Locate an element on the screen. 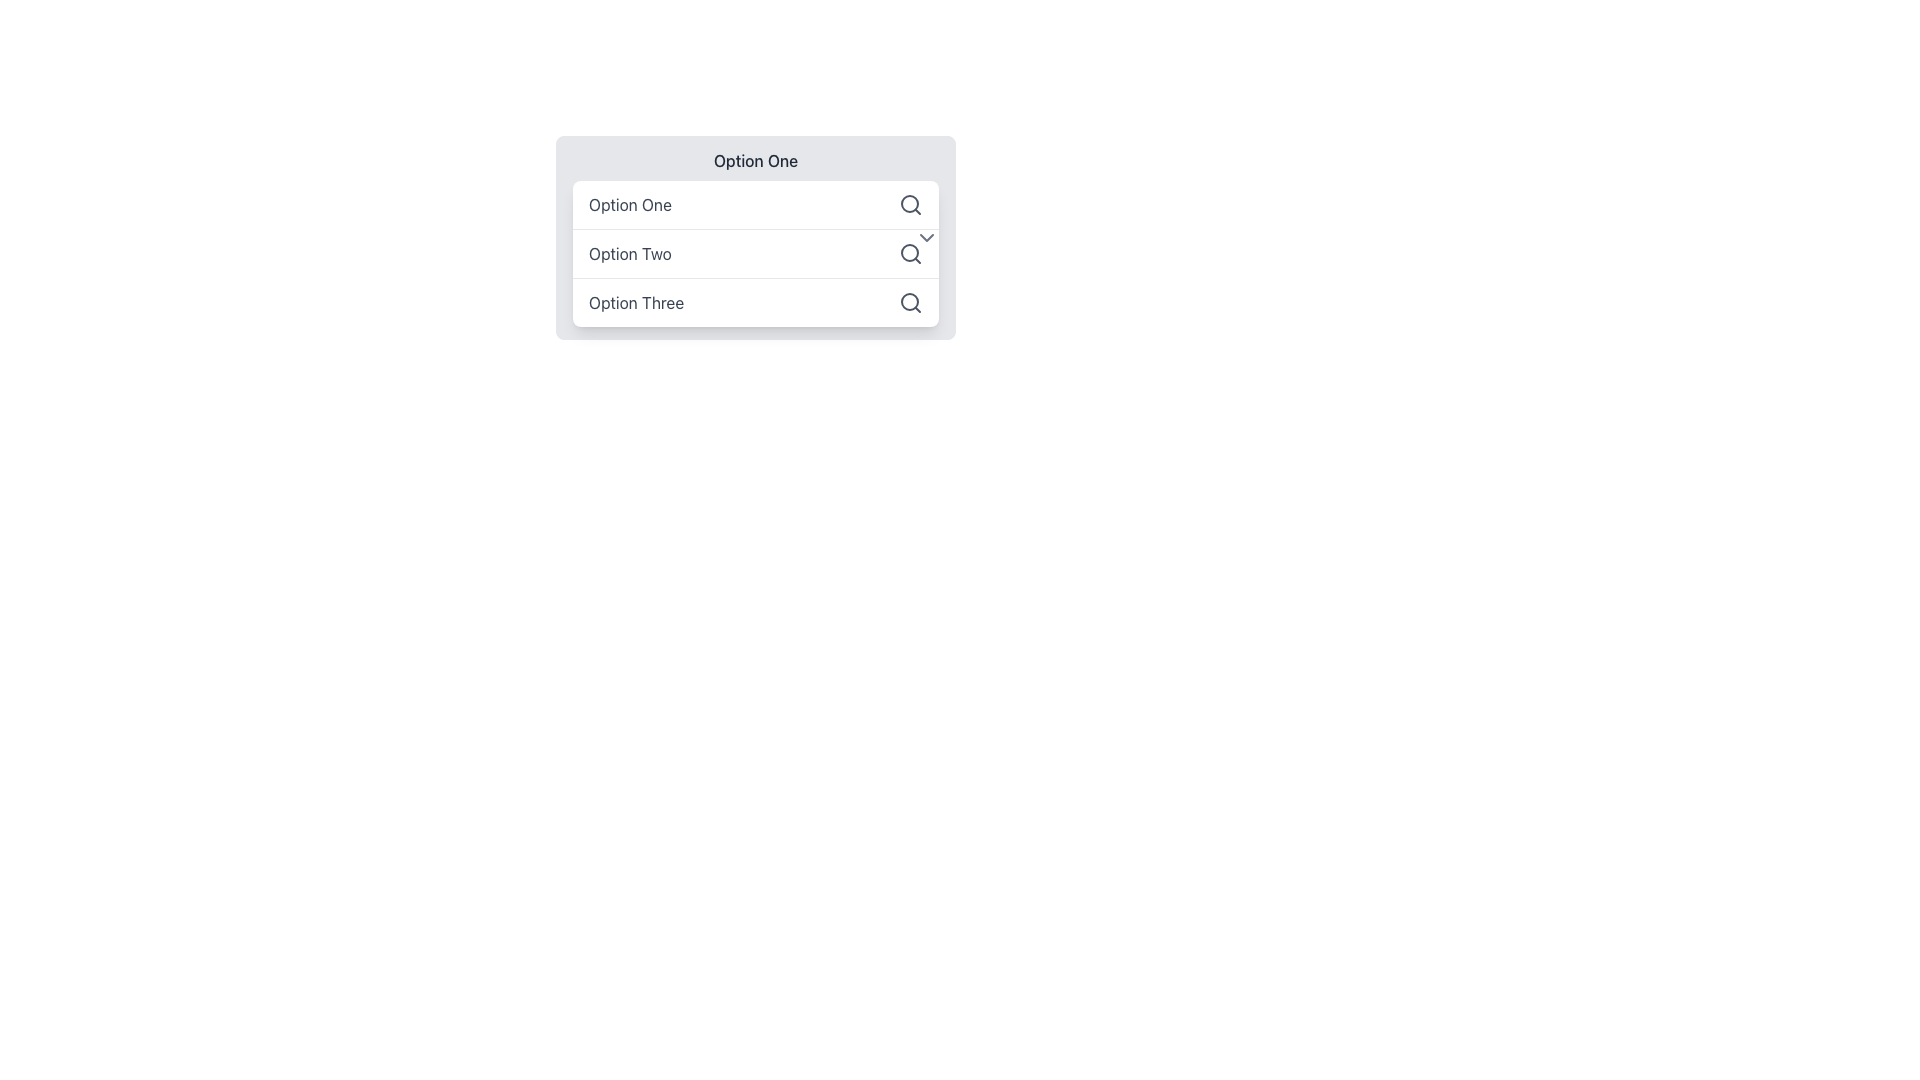 The image size is (1920, 1080). the first item in the dropdown menu, which is labeled 'Option One' is located at coordinates (754, 204).